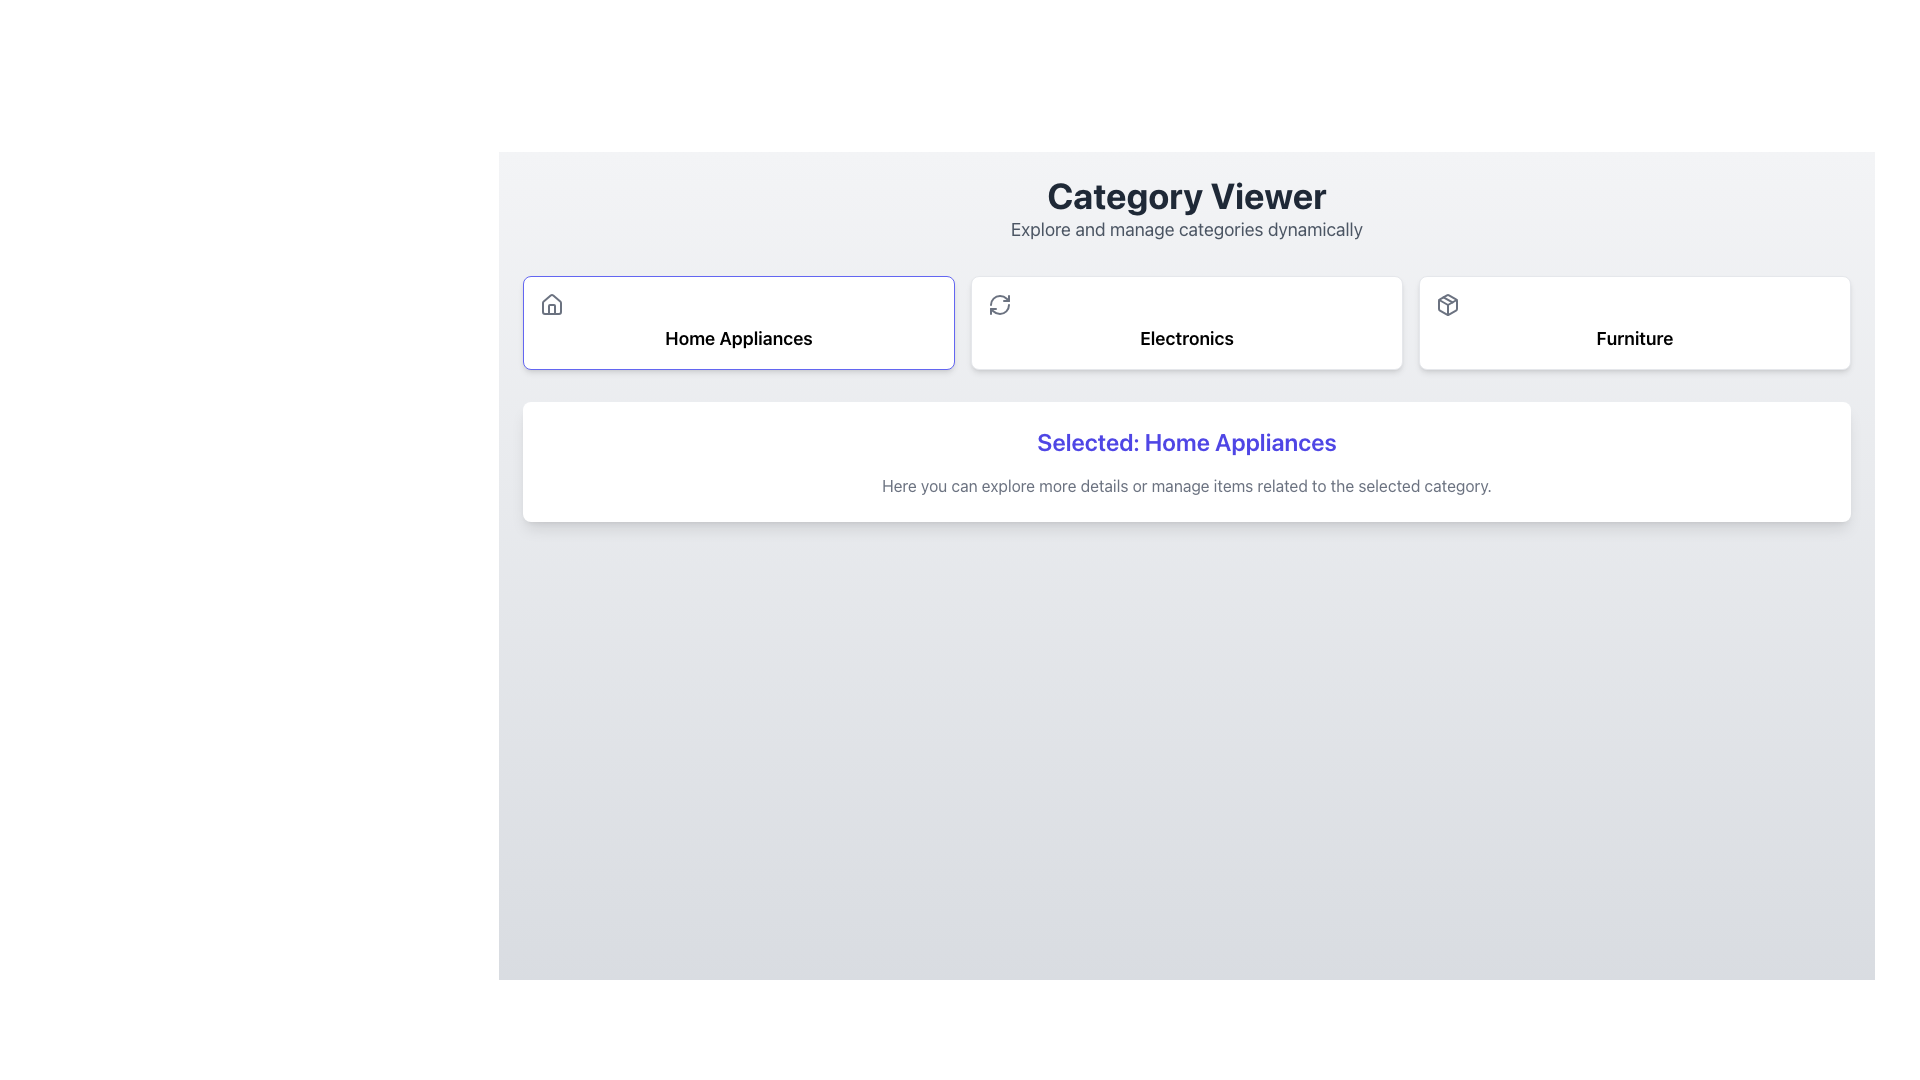  Describe the element at coordinates (1186, 486) in the screenshot. I see `the static text label that provides instructions or context regarding the selected category, located below the 'Selected: Home Appliances' text` at that location.